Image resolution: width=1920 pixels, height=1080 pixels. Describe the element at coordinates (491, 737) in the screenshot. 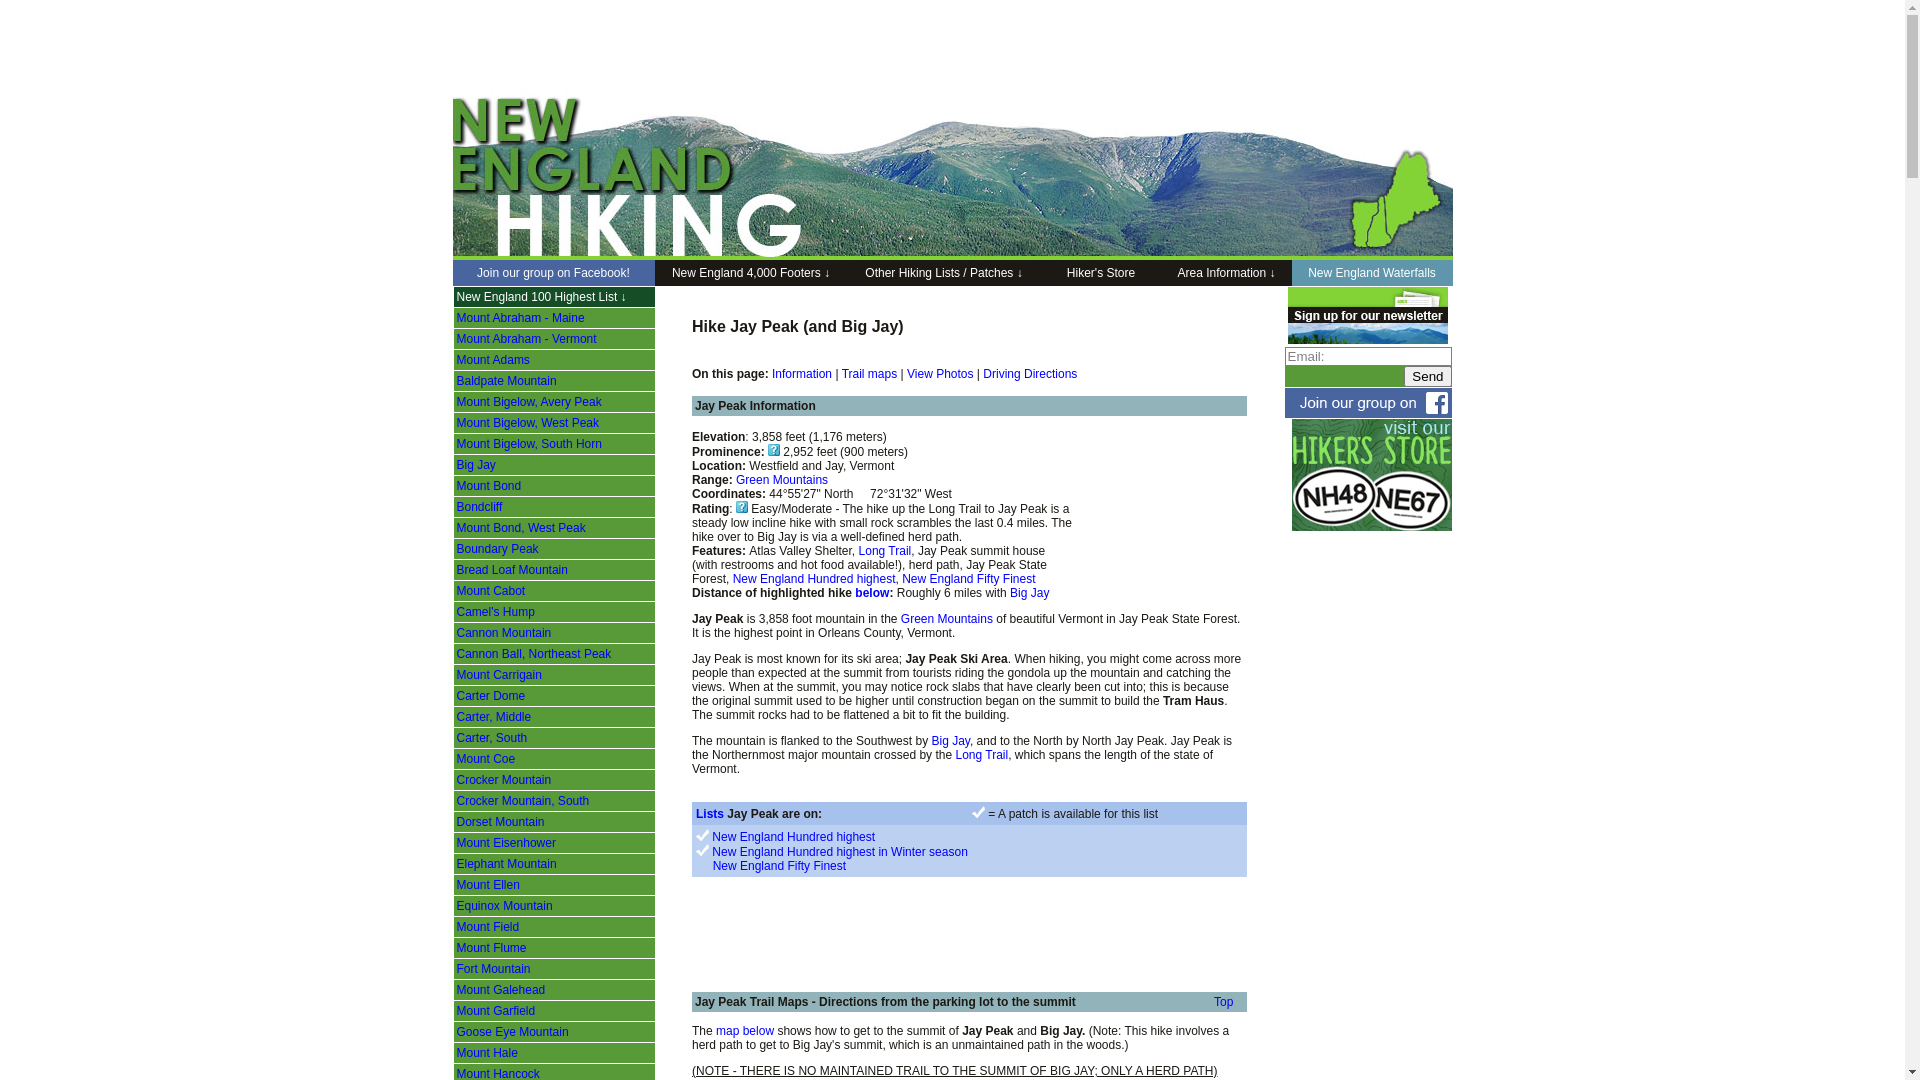

I see `'Carter, South'` at that location.